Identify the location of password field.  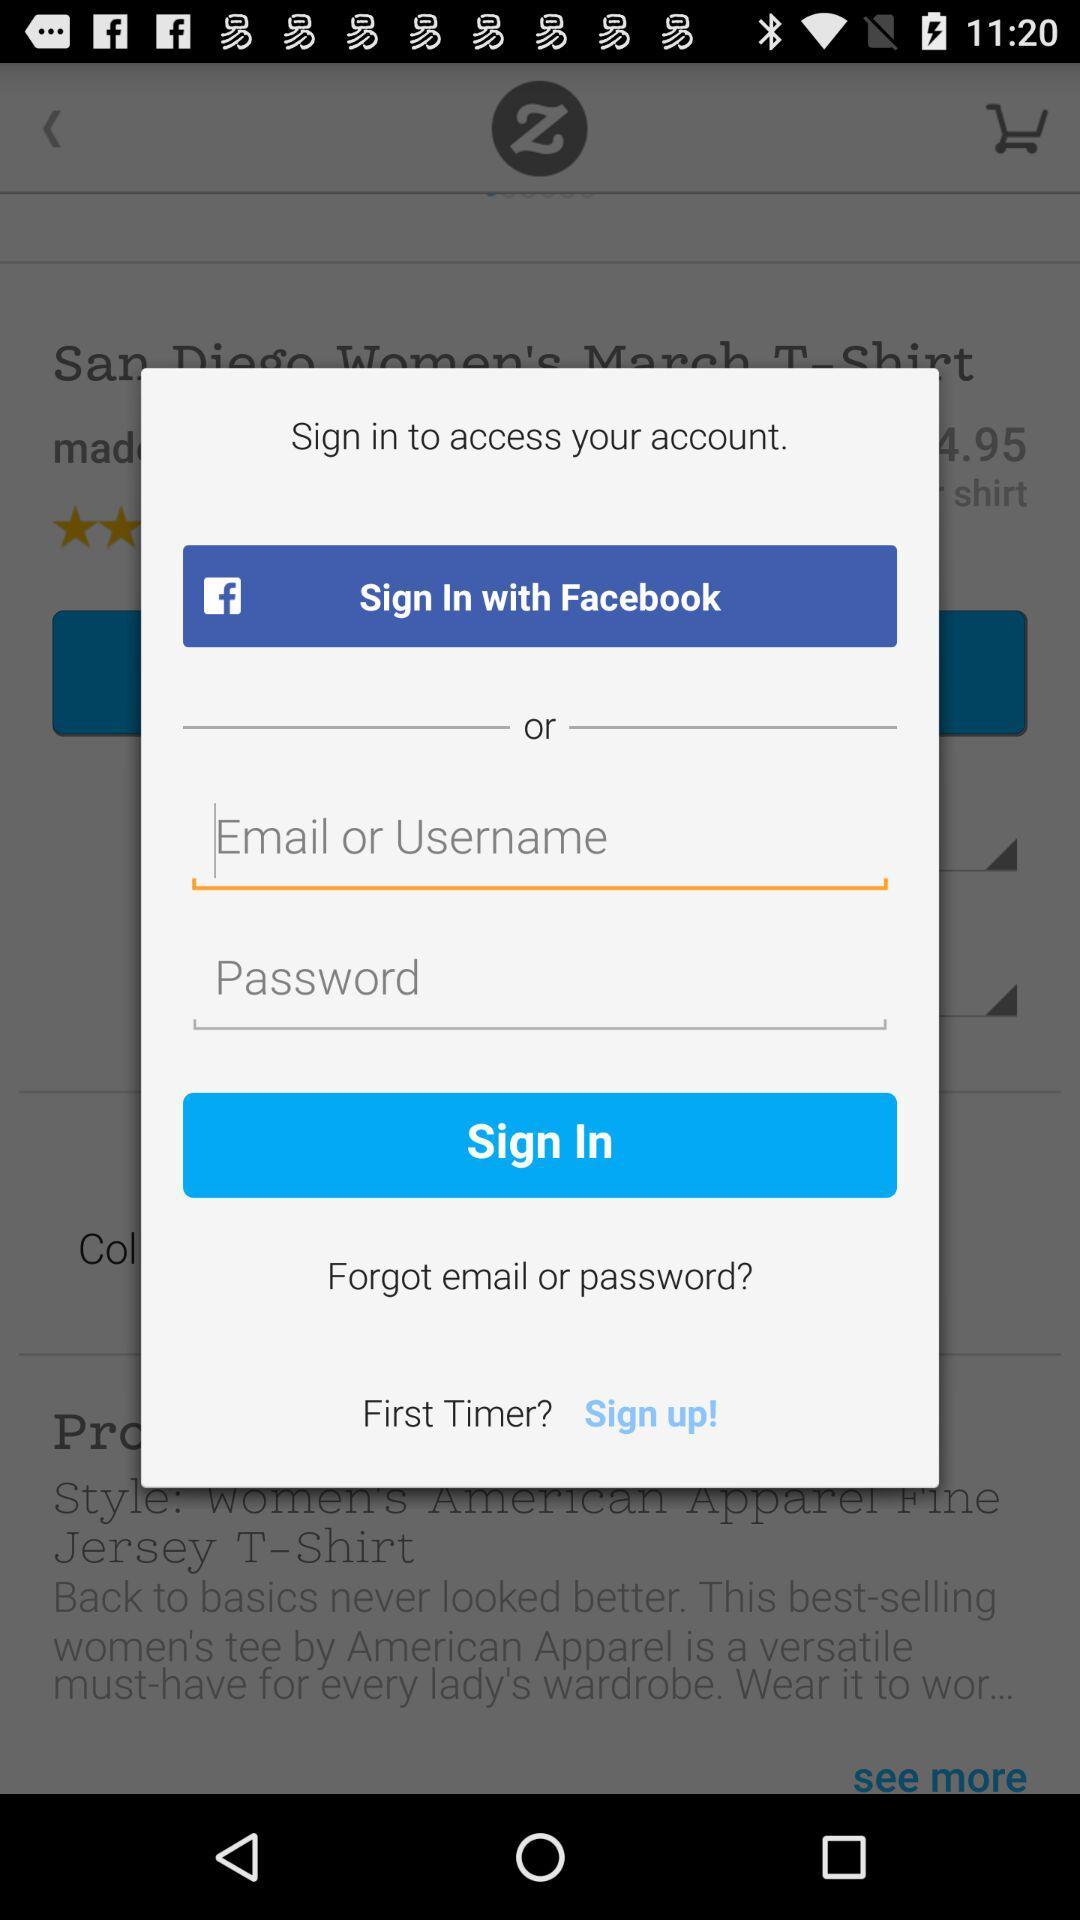
(540, 982).